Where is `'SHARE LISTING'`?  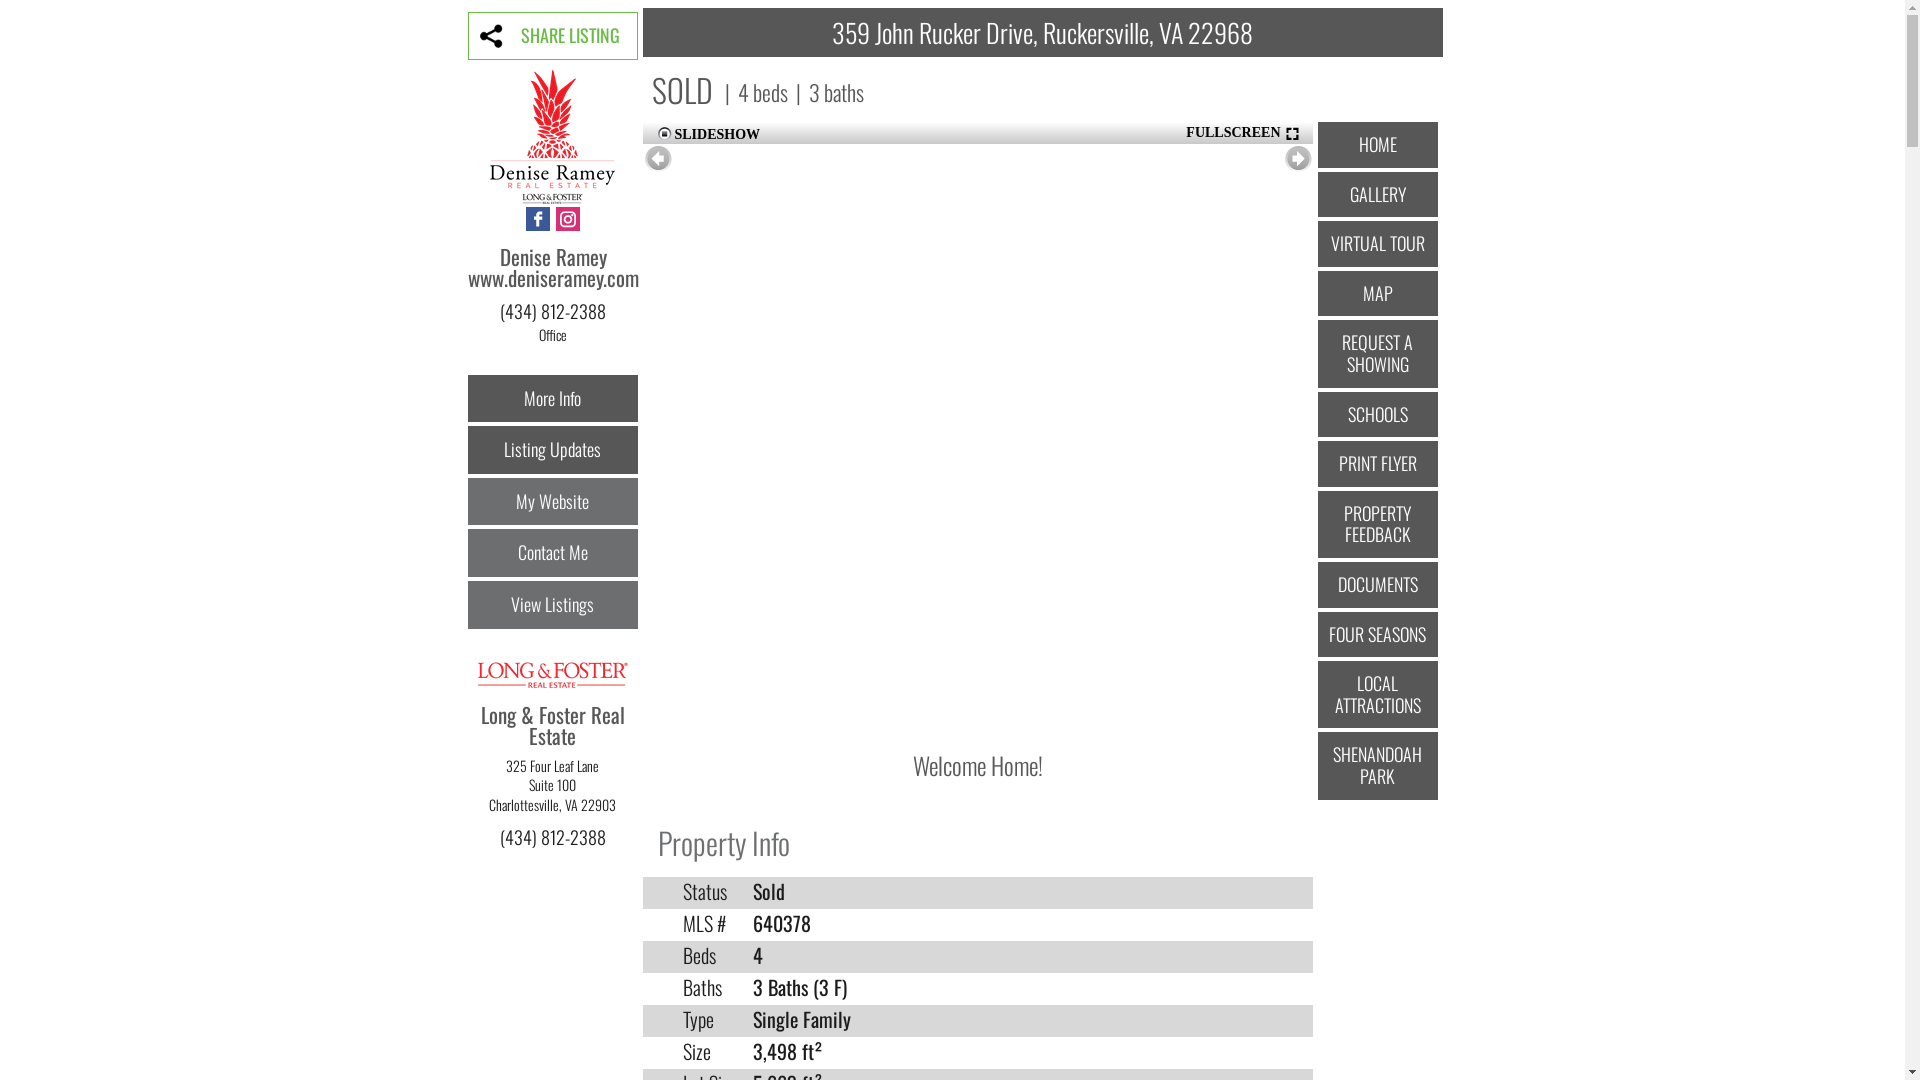
'SHARE LISTING' is located at coordinates (552, 35).